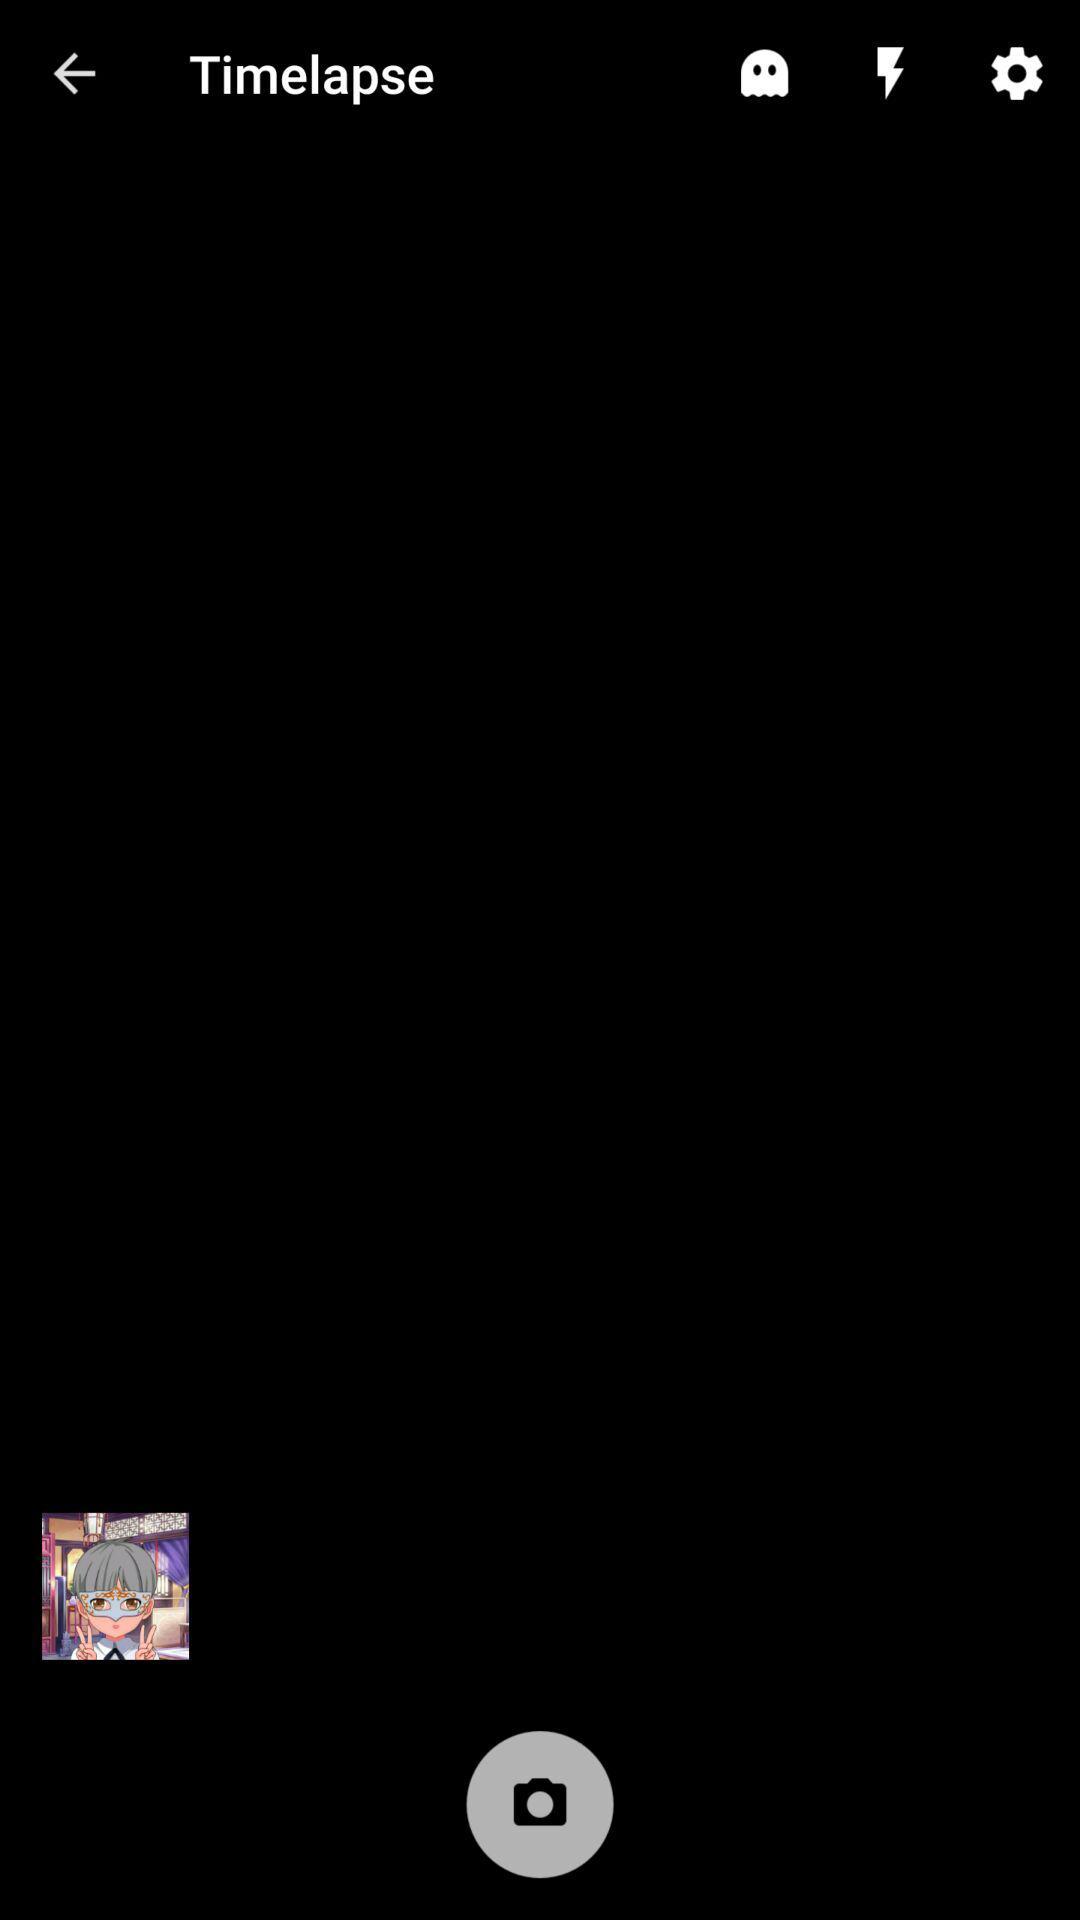 The image size is (1080, 1920). Describe the element at coordinates (72, 73) in the screenshot. I see `item next to the timelapse item` at that location.